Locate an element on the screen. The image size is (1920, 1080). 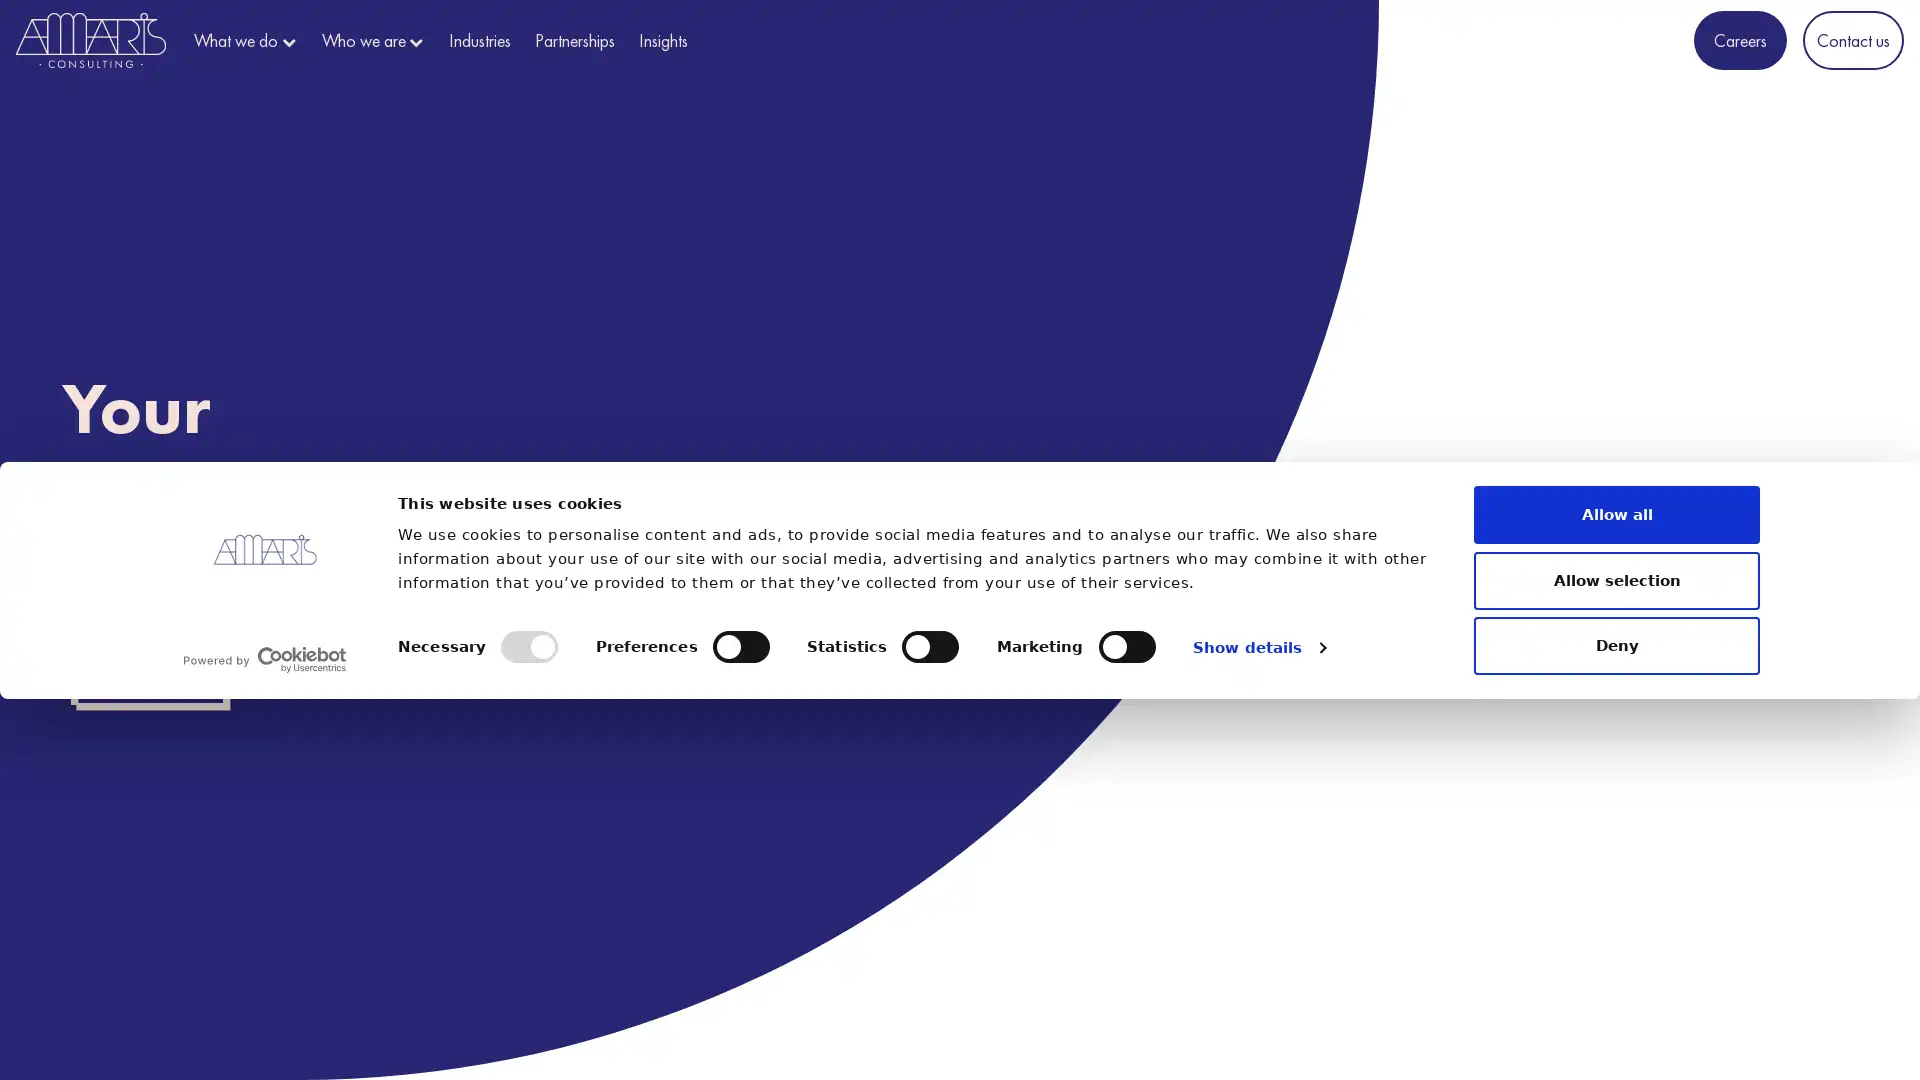
Discover us is located at coordinates (147, 675).